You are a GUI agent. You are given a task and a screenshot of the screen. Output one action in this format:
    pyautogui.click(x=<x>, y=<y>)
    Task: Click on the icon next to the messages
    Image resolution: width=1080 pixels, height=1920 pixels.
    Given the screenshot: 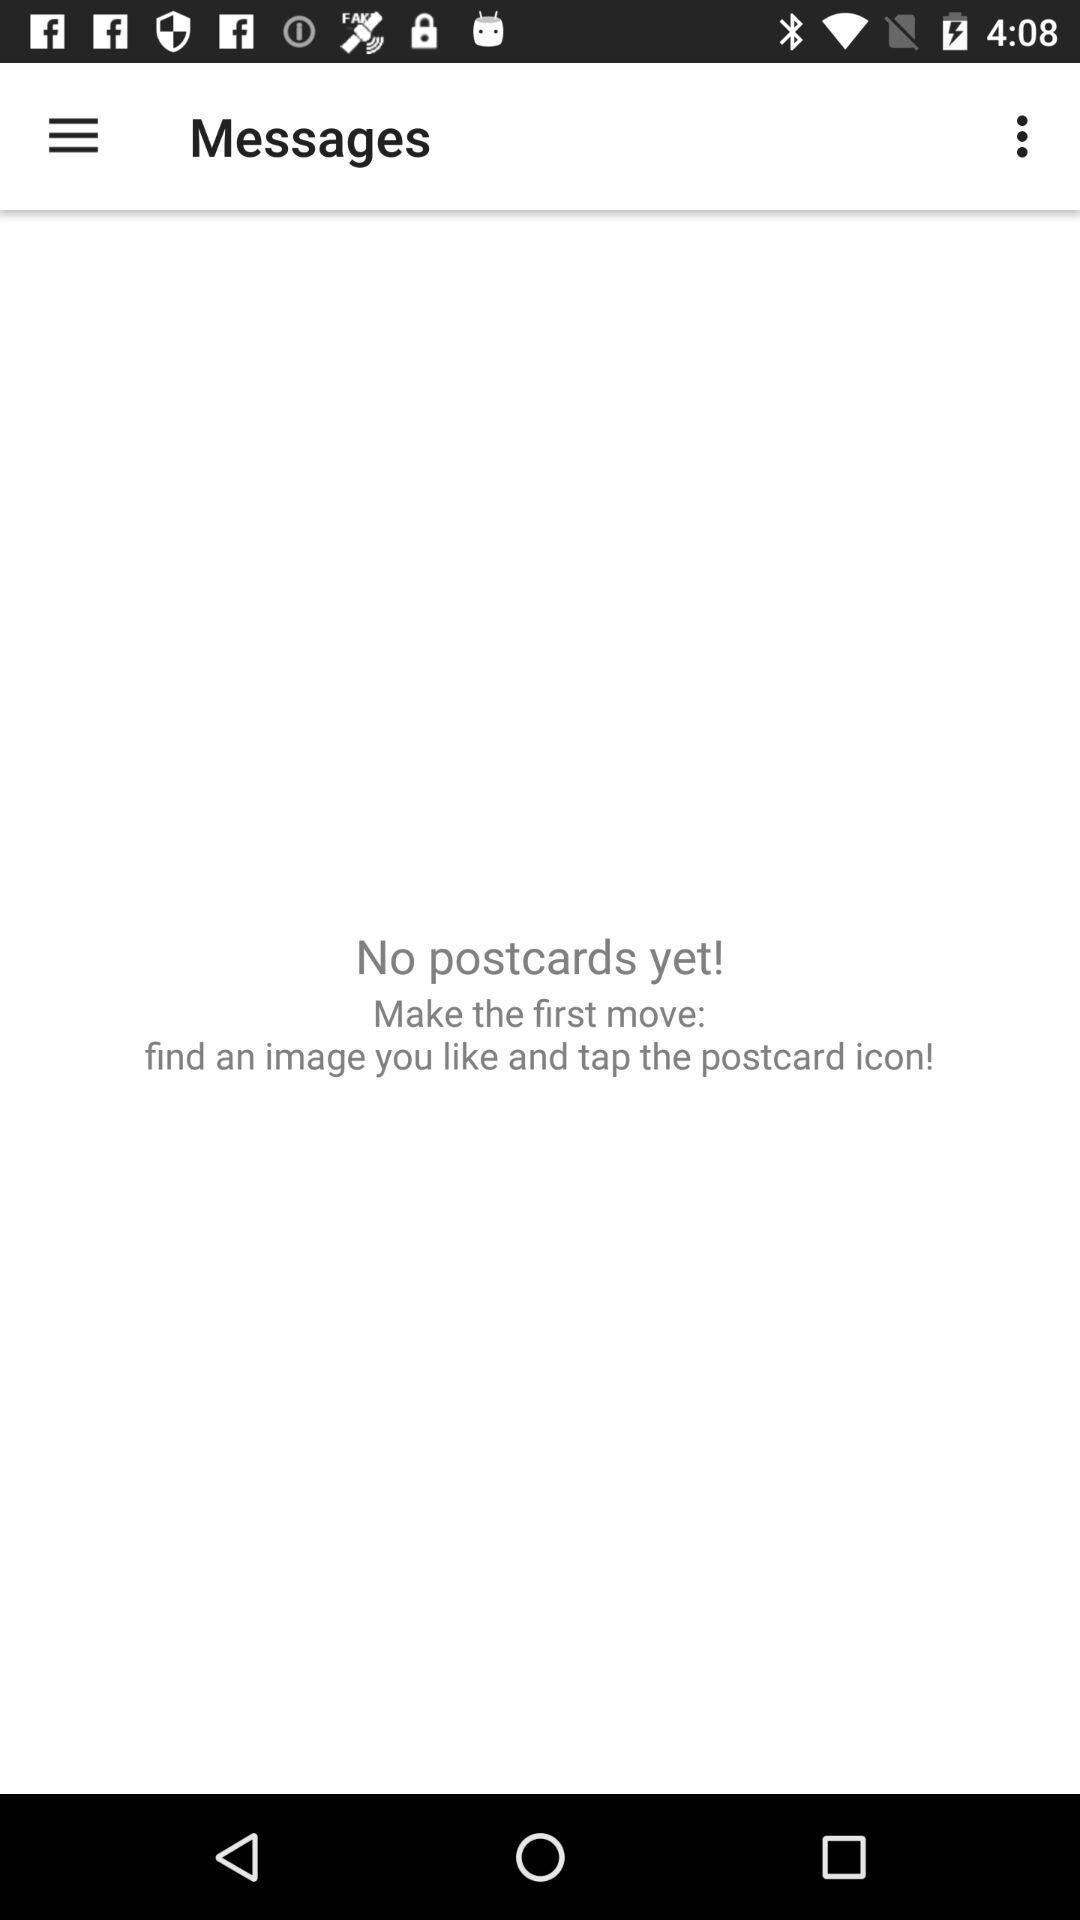 What is the action you would take?
    pyautogui.click(x=72, y=135)
    